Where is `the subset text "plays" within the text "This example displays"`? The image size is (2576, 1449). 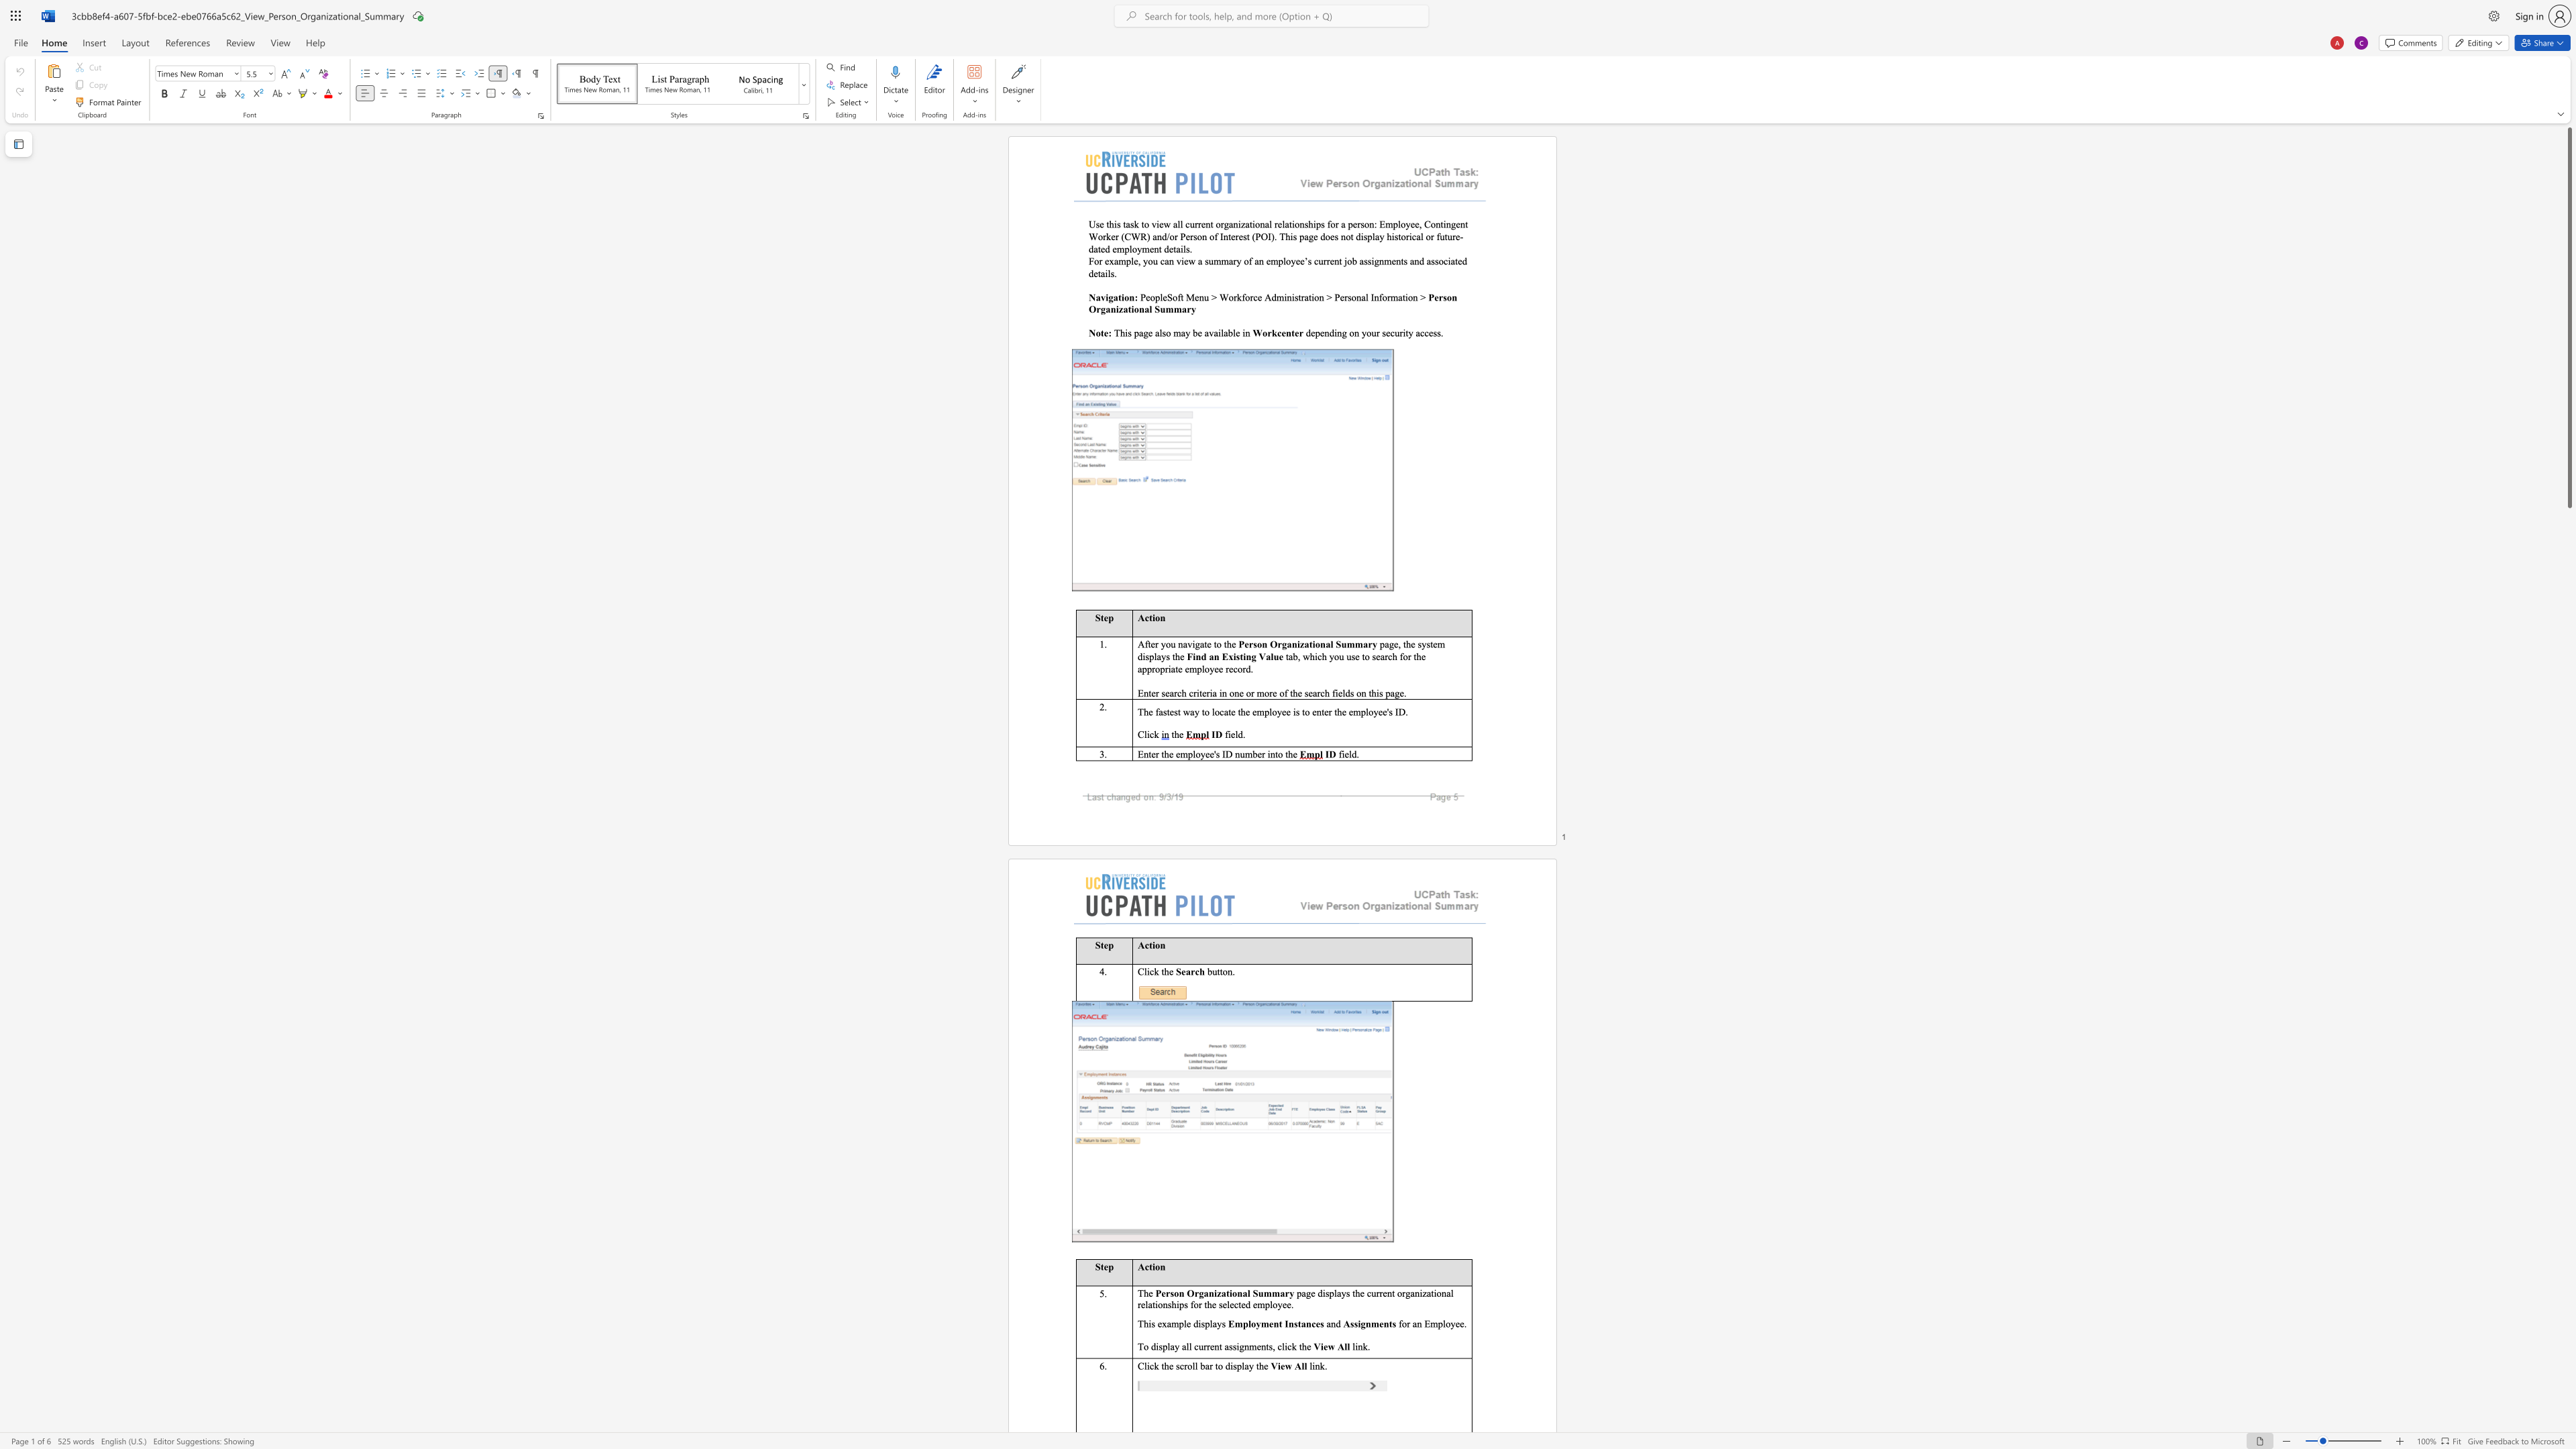 the subset text "plays" within the text "This example displays" is located at coordinates (1204, 1322).